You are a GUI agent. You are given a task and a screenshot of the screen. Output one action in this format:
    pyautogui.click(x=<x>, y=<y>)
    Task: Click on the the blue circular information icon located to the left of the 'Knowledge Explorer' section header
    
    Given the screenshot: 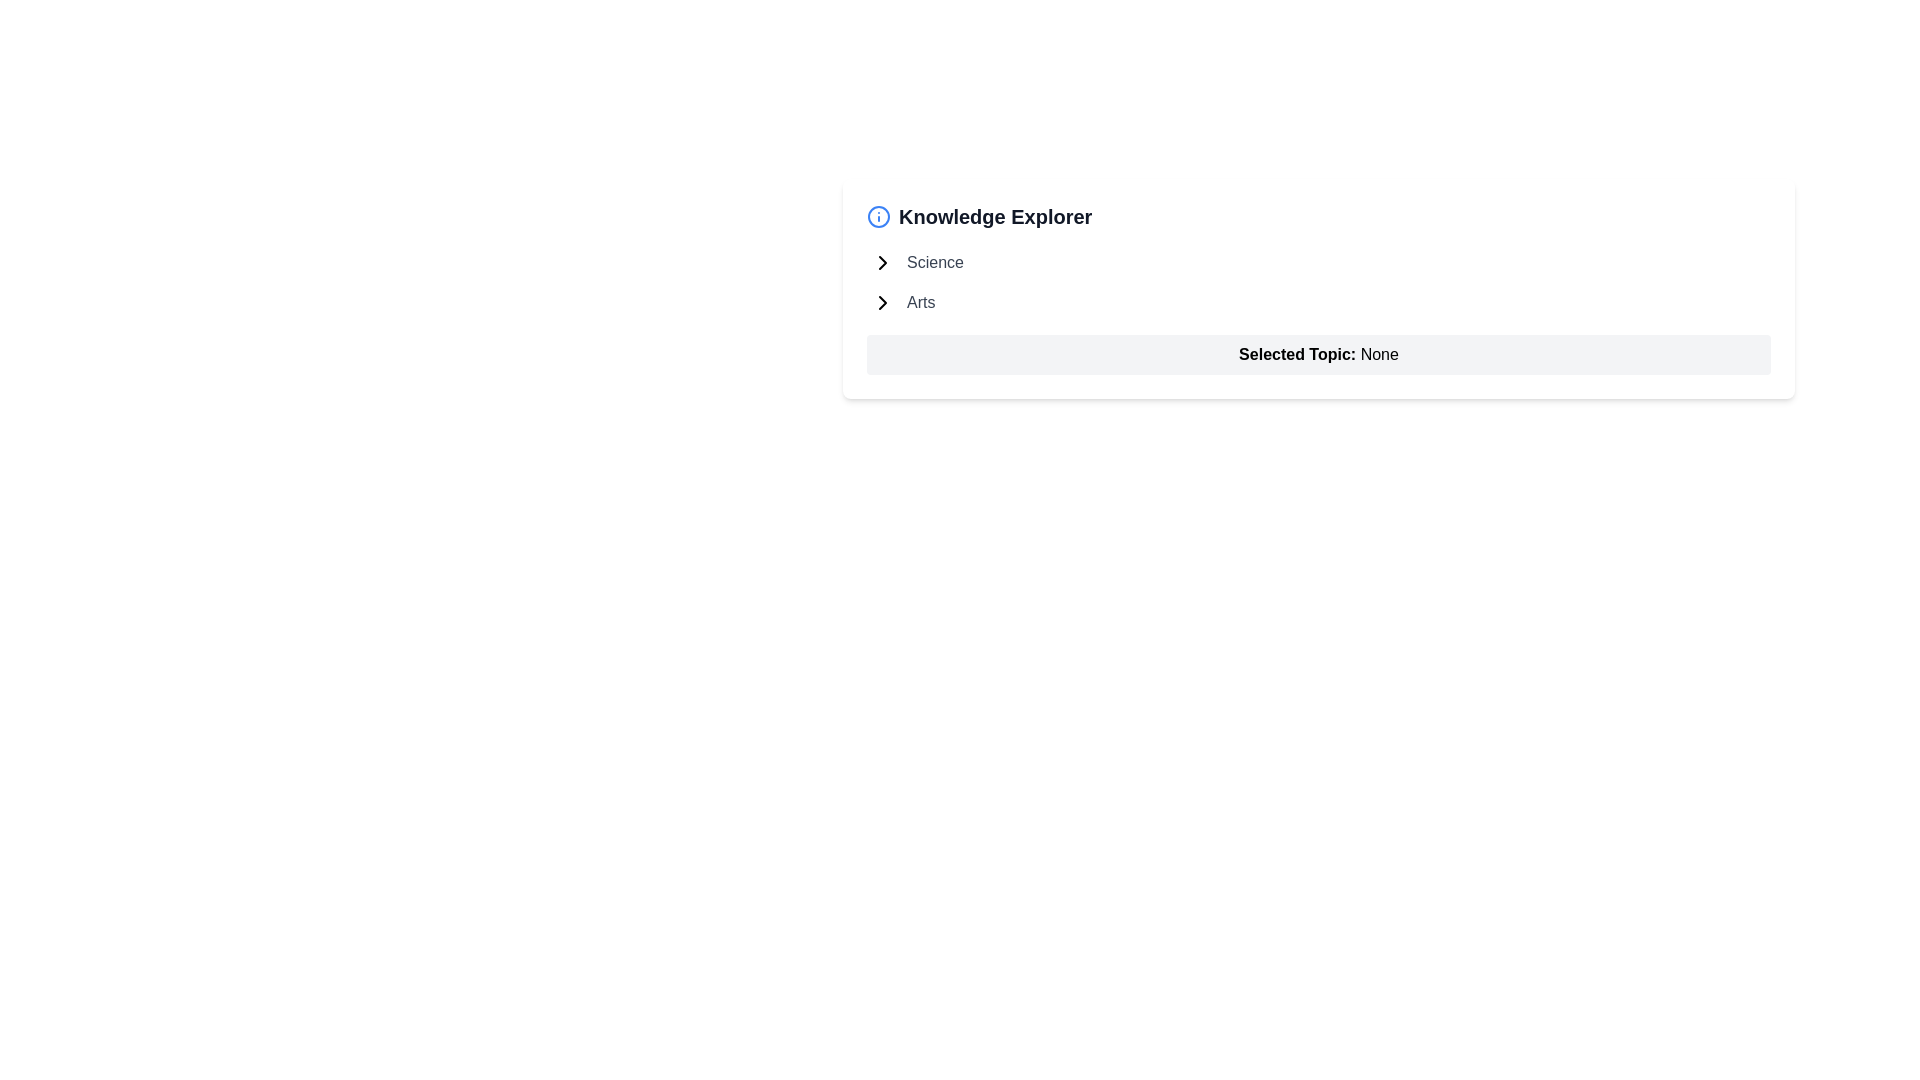 What is the action you would take?
    pyautogui.click(x=878, y=216)
    